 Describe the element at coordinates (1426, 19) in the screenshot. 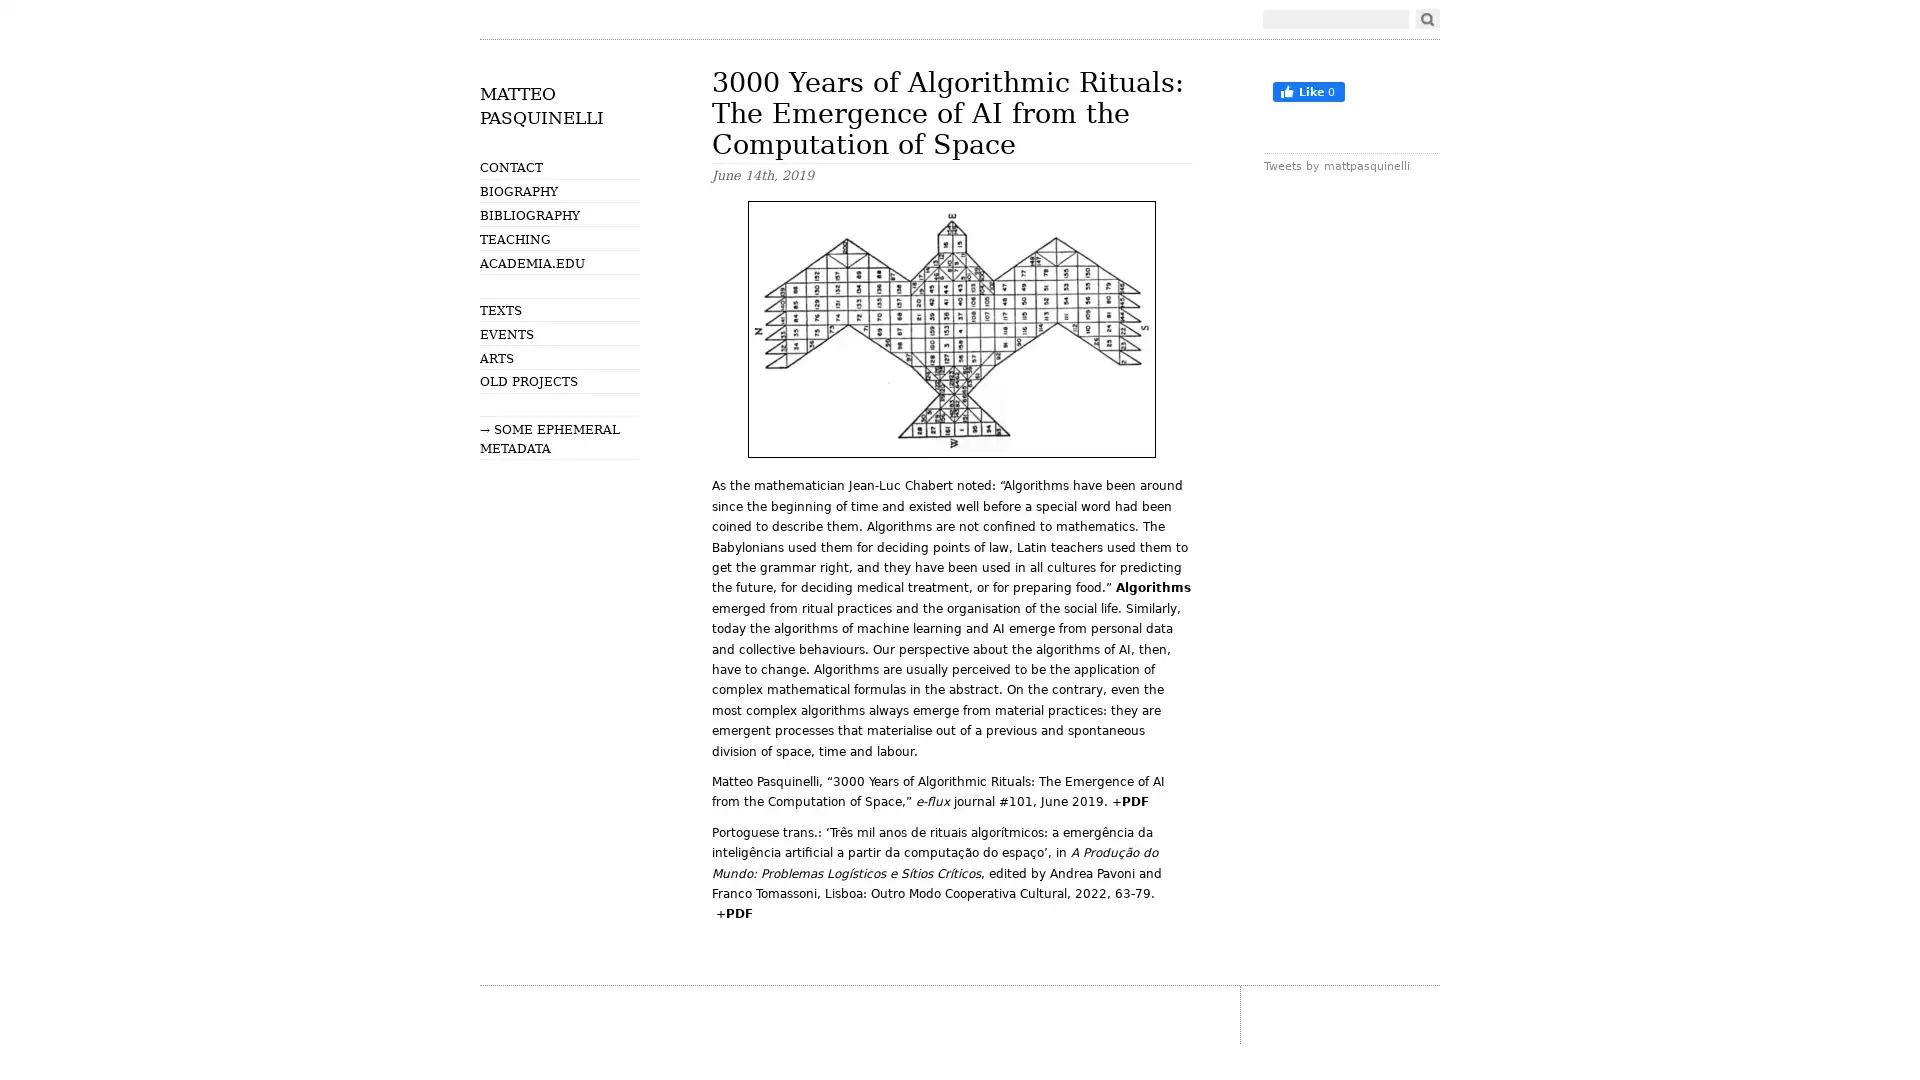

I see `Go` at that location.